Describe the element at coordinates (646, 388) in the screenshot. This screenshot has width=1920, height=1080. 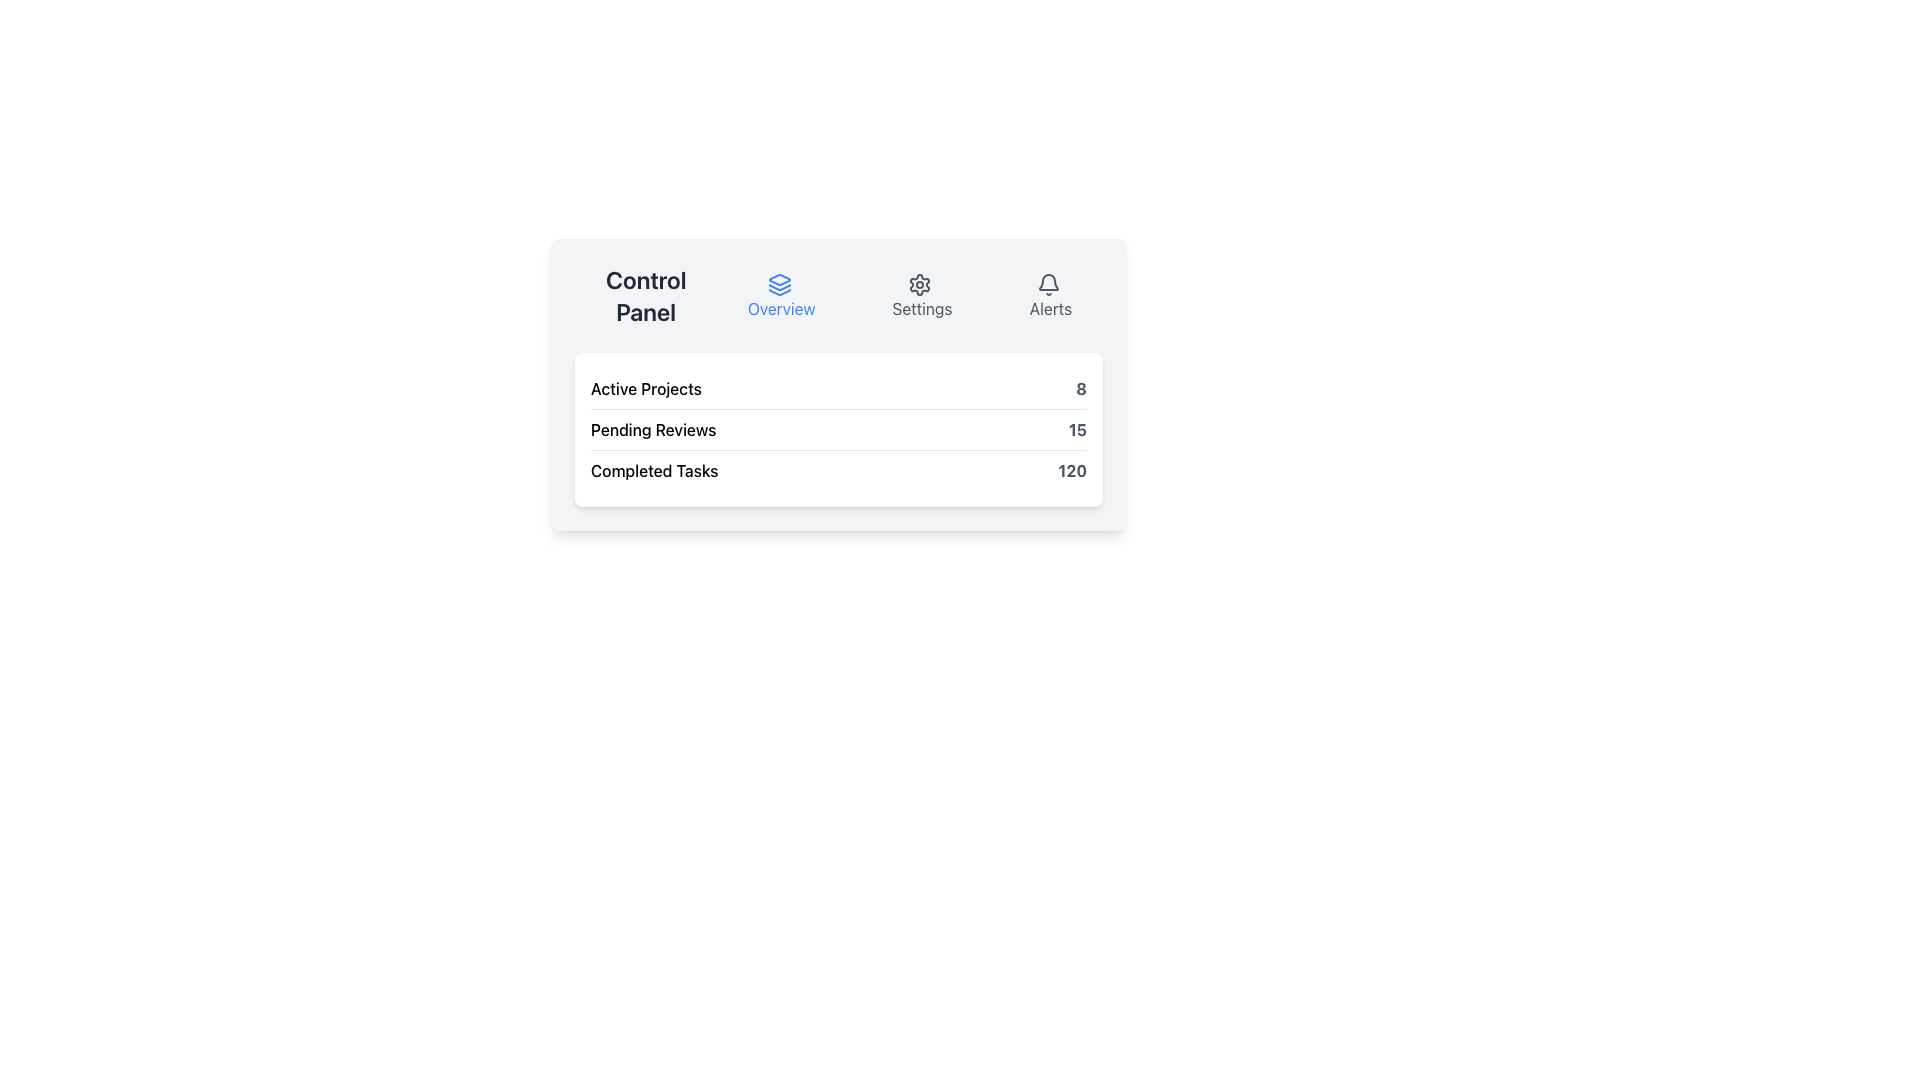
I see `the text label reading 'Active Projects' located in the upper-left section of the row, which is styled with medium font weight and part of a card layout` at that location.